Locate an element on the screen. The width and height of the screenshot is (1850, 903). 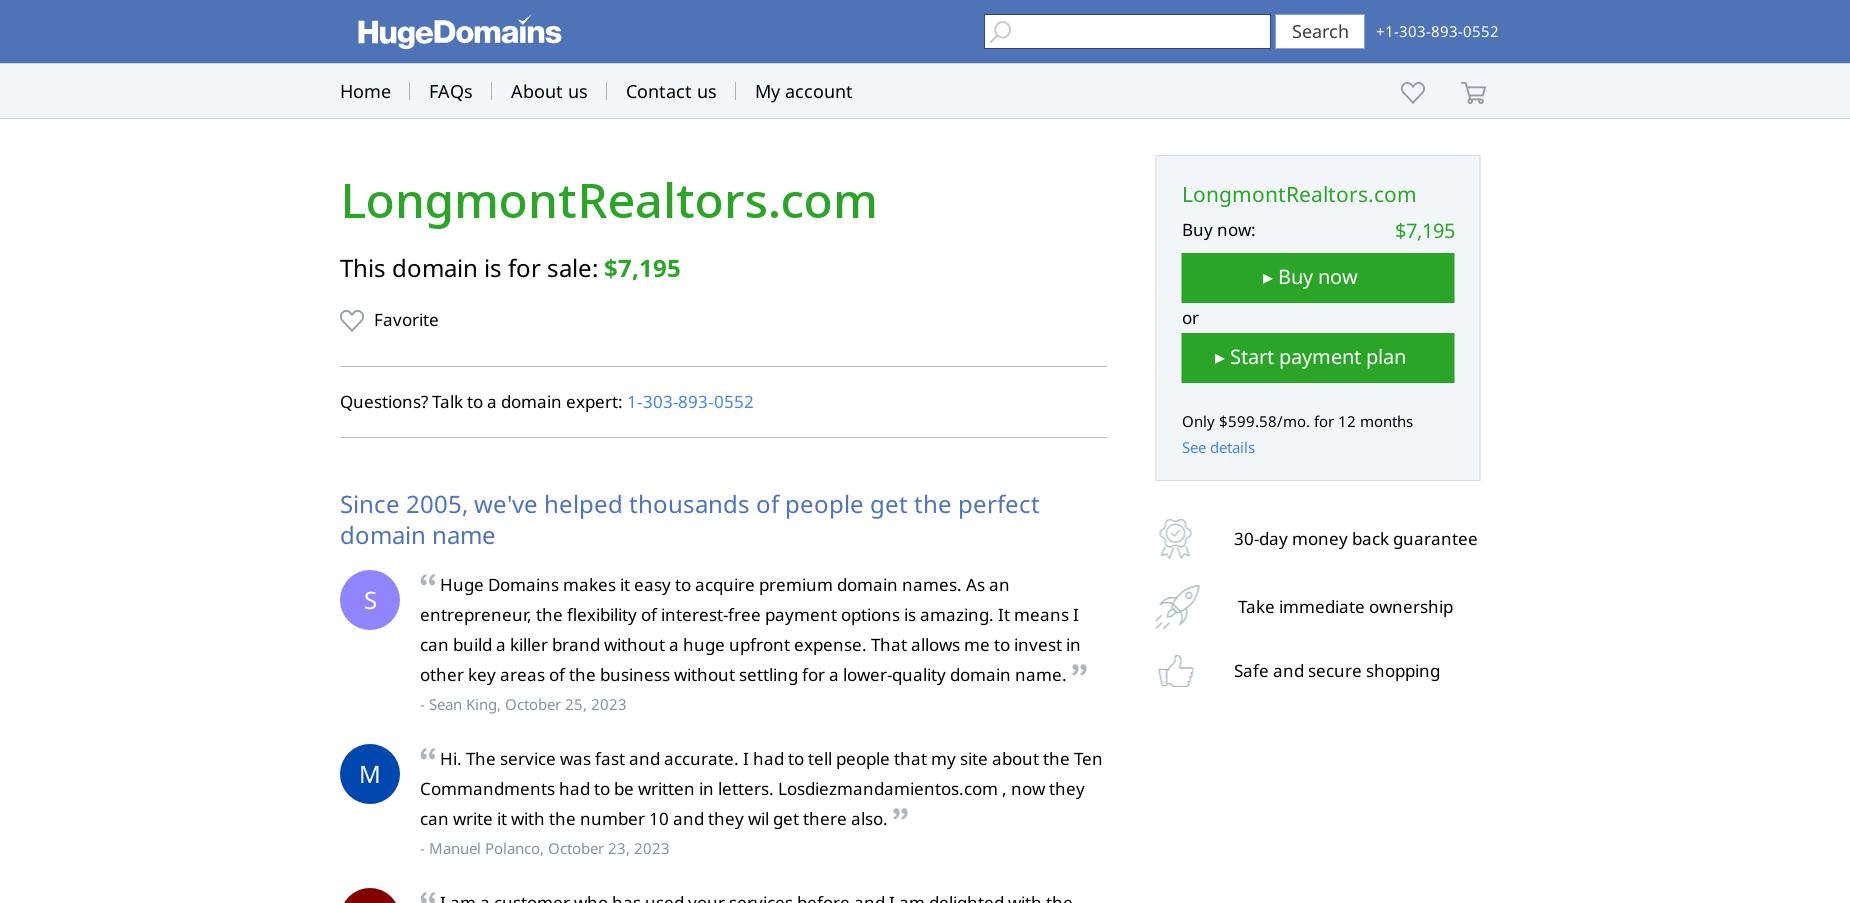
'LongmontRealtors.com' is located at coordinates (609, 200).